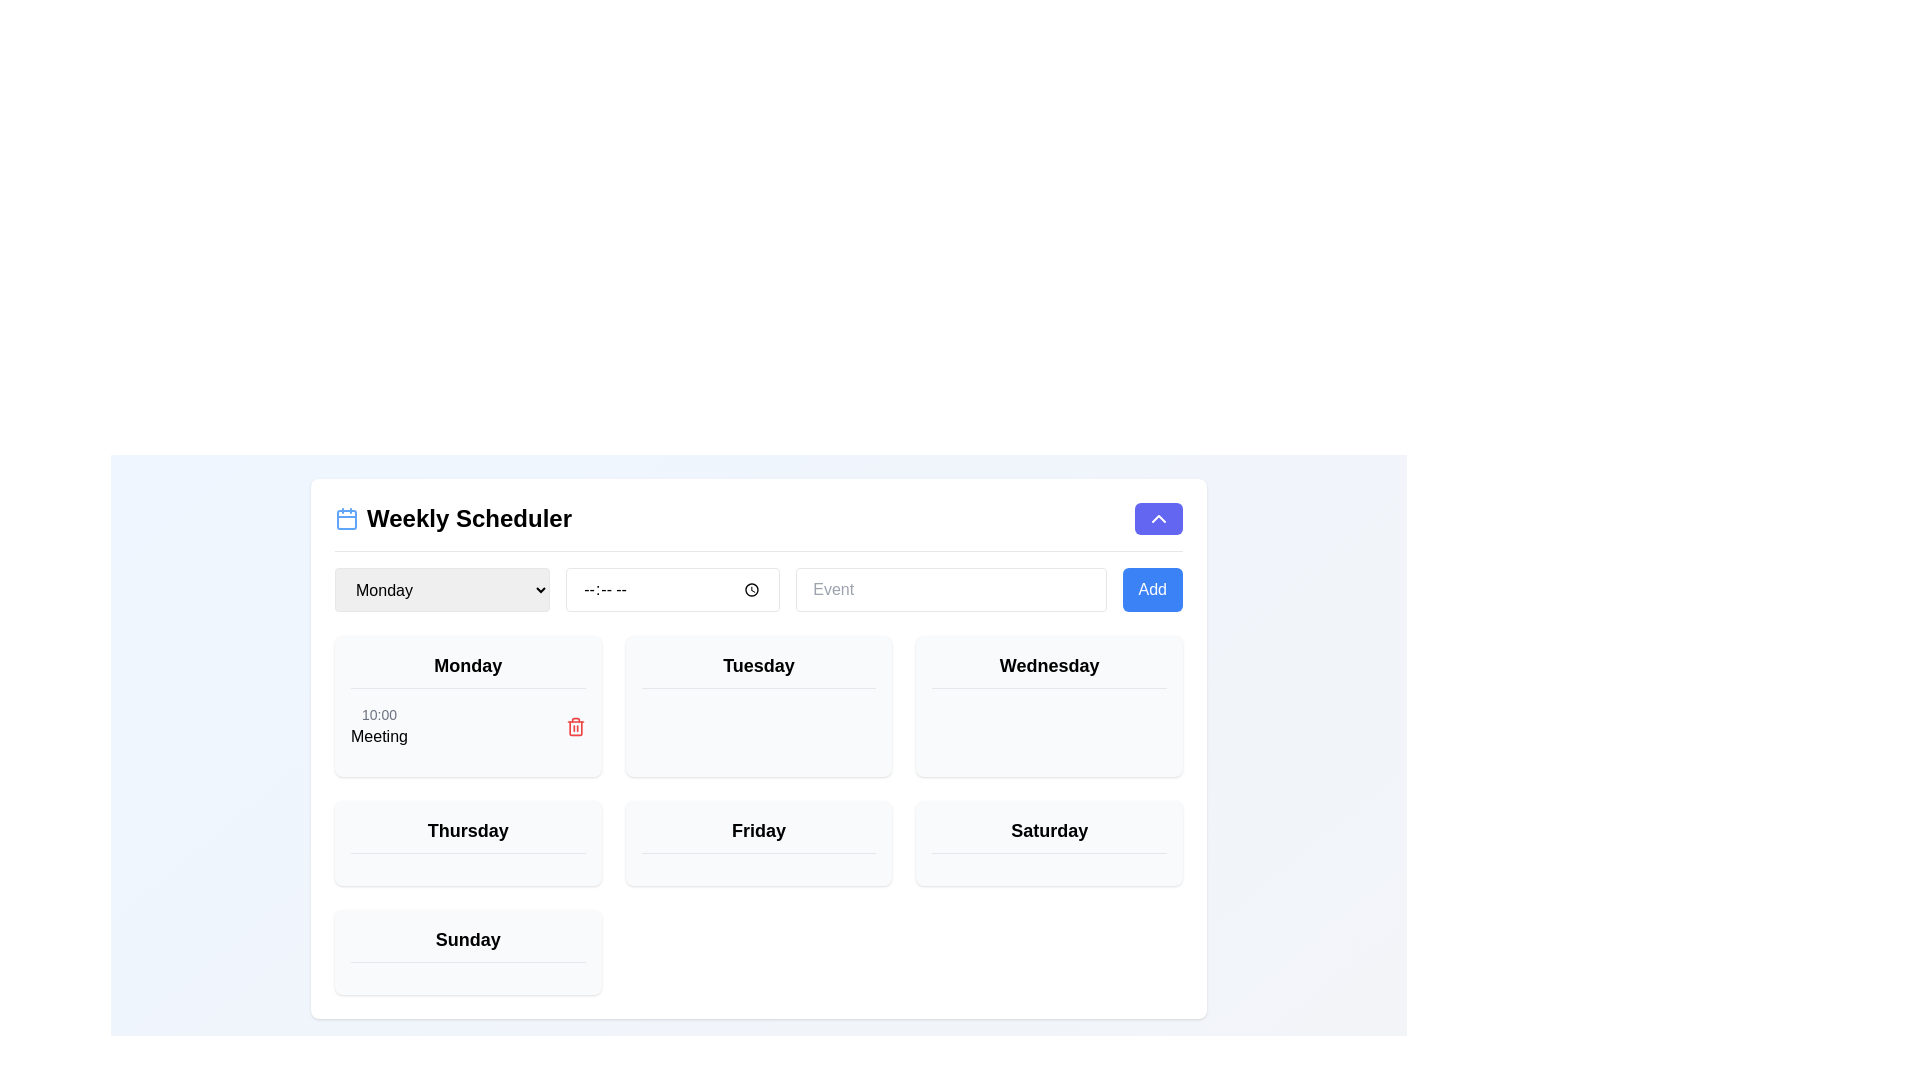 The height and width of the screenshot is (1080, 1920). Describe the element at coordinates (1158, 518) in the screenshot. I see `the arrow icon located in the top-right corner of the rounded rectangular button with a purple background` at that location.